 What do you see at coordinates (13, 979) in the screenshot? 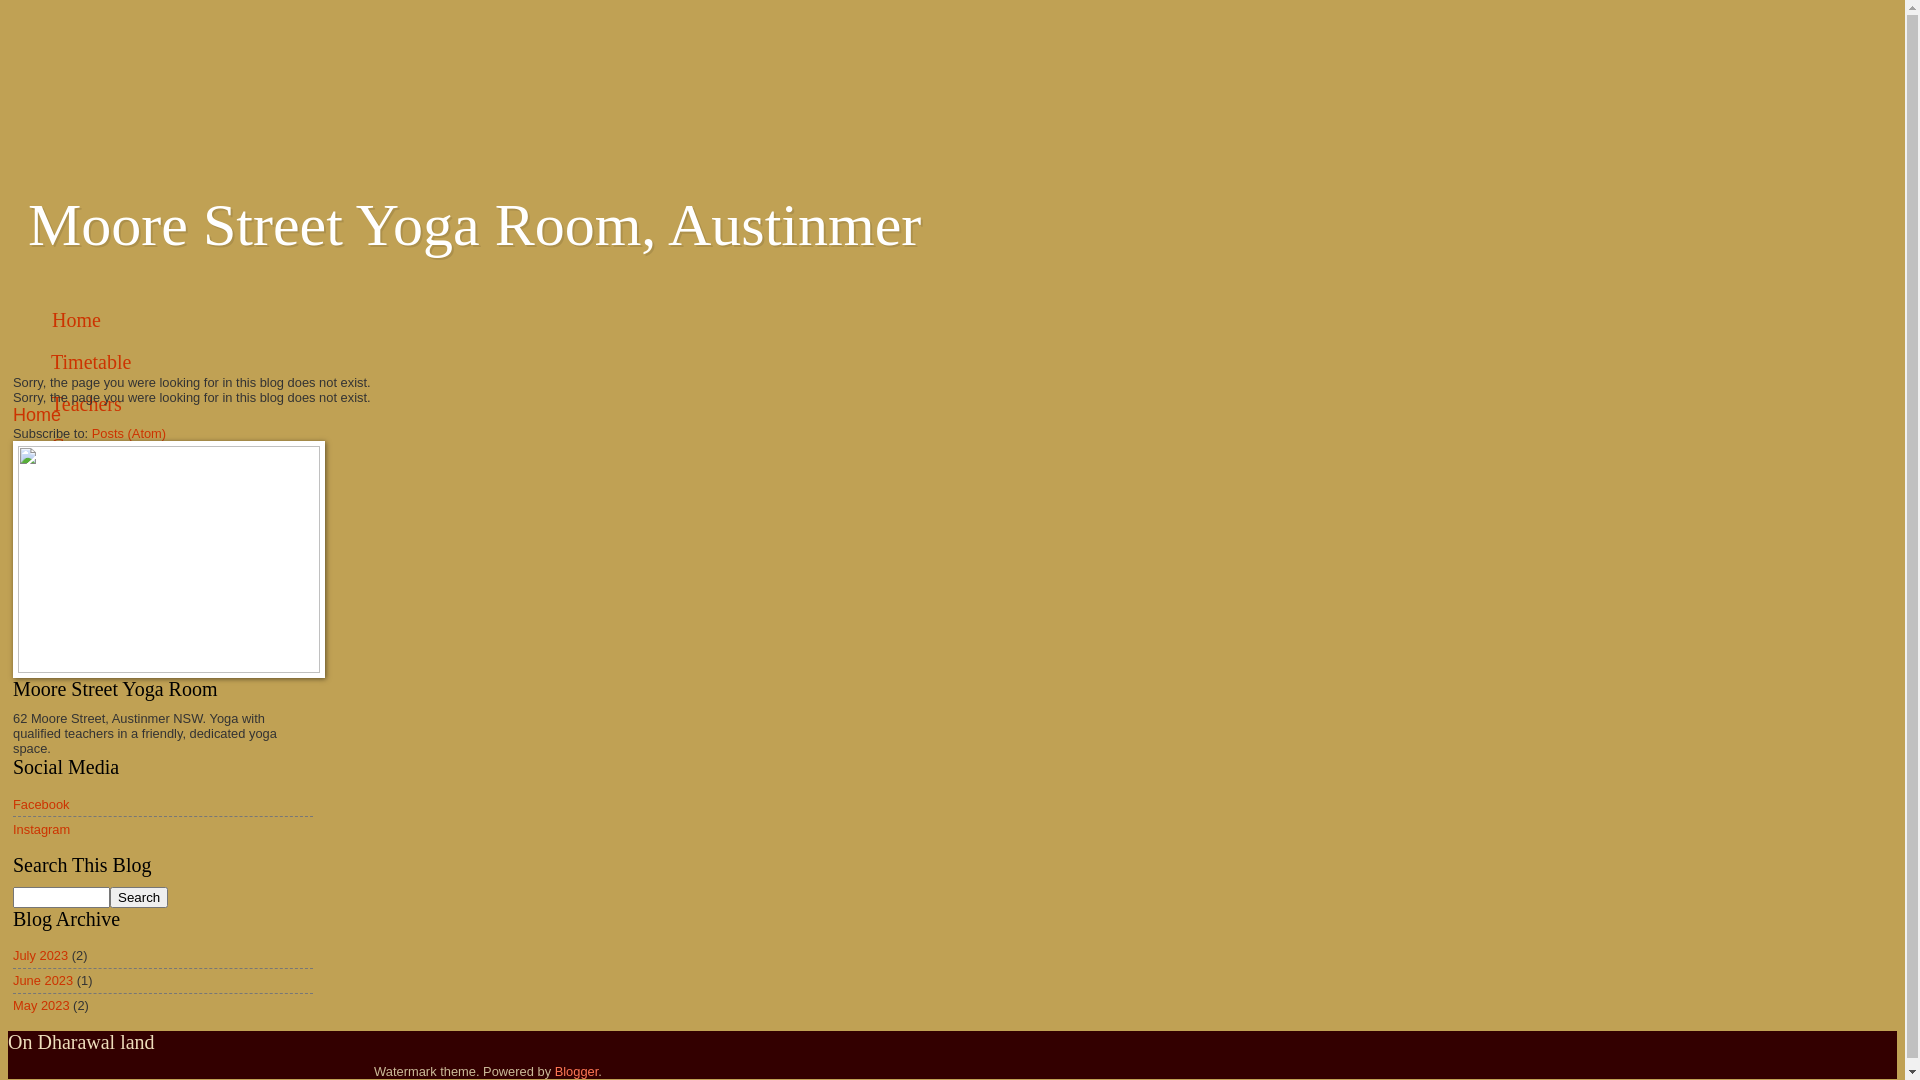
I see `'June 2023'` at bounding box center [13, 979].